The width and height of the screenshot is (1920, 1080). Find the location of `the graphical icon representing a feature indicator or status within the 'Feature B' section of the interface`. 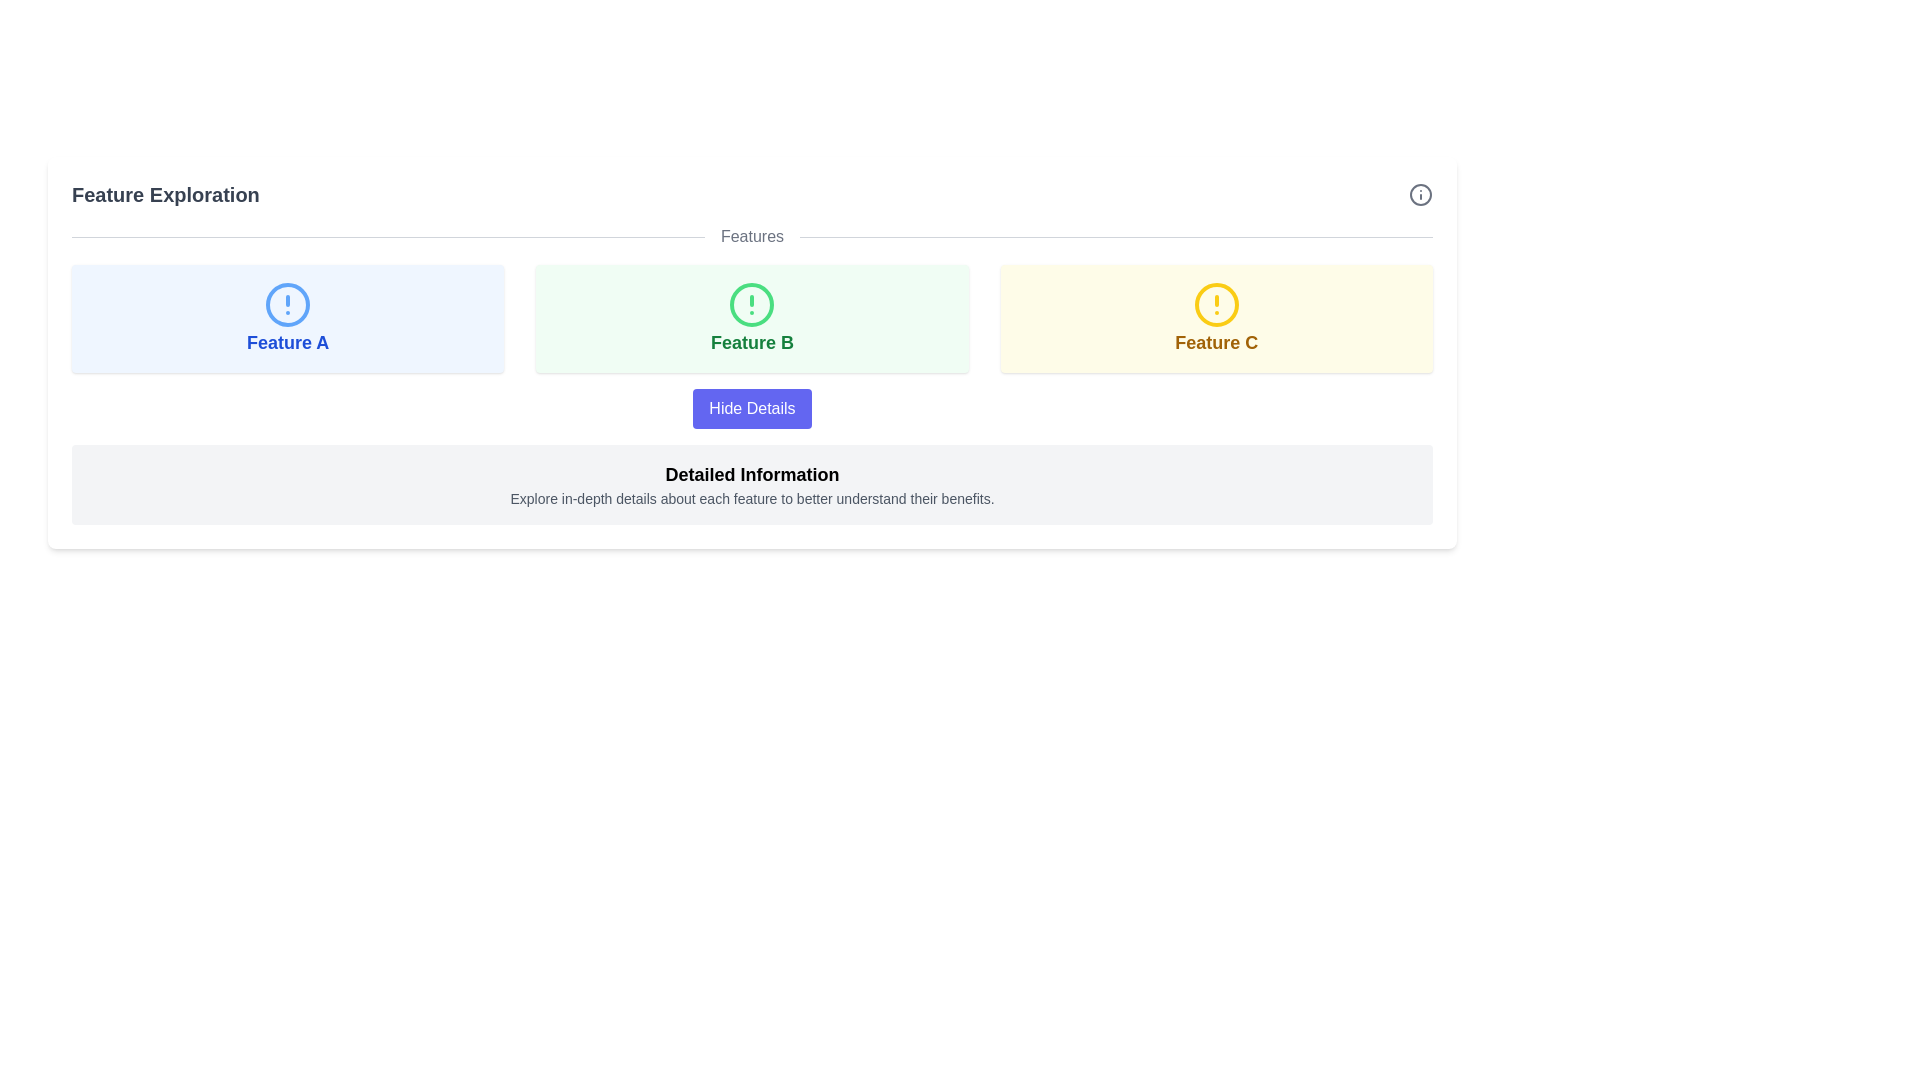

the graphical icon representing a feature indicator or status within the 'Feature B' section of the interface is located at coordinates (751, 304).